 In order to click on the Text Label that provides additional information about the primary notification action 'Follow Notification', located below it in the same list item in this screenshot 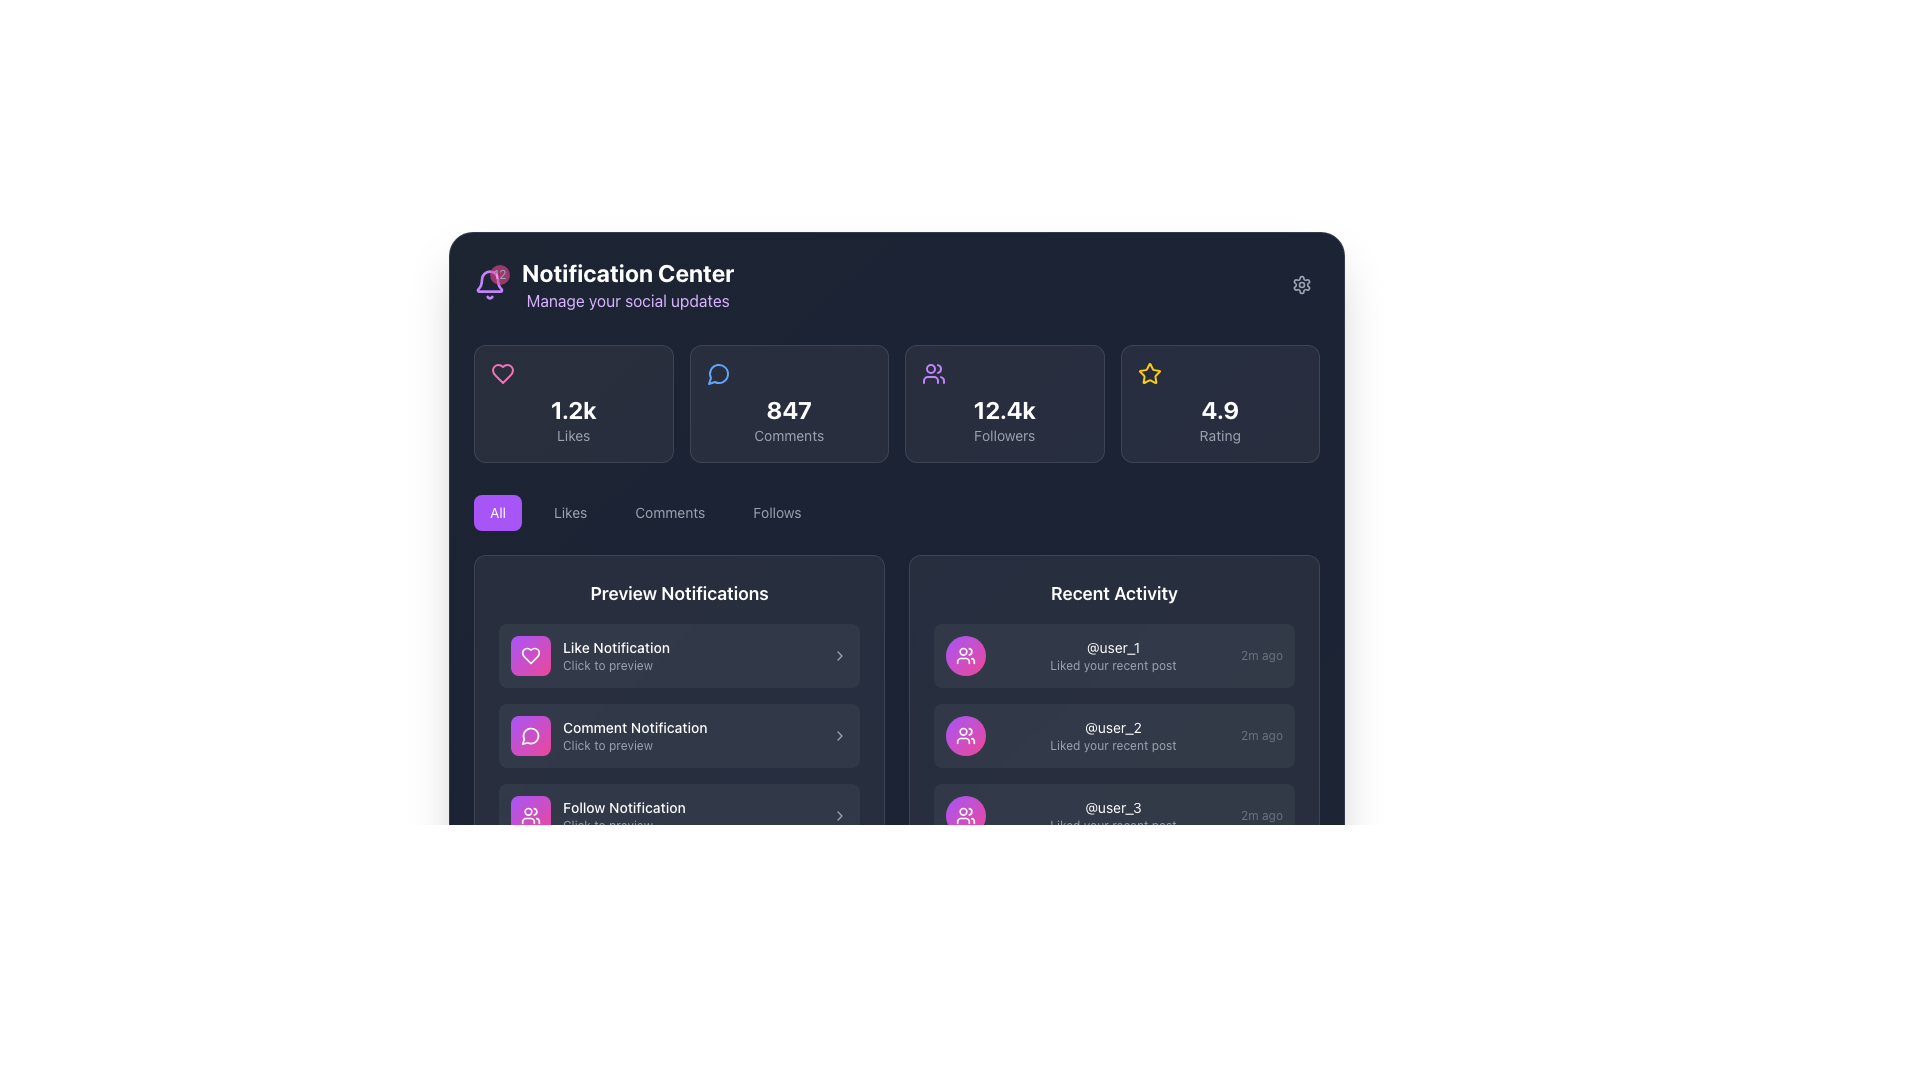, I will do `click(691, 825)`.